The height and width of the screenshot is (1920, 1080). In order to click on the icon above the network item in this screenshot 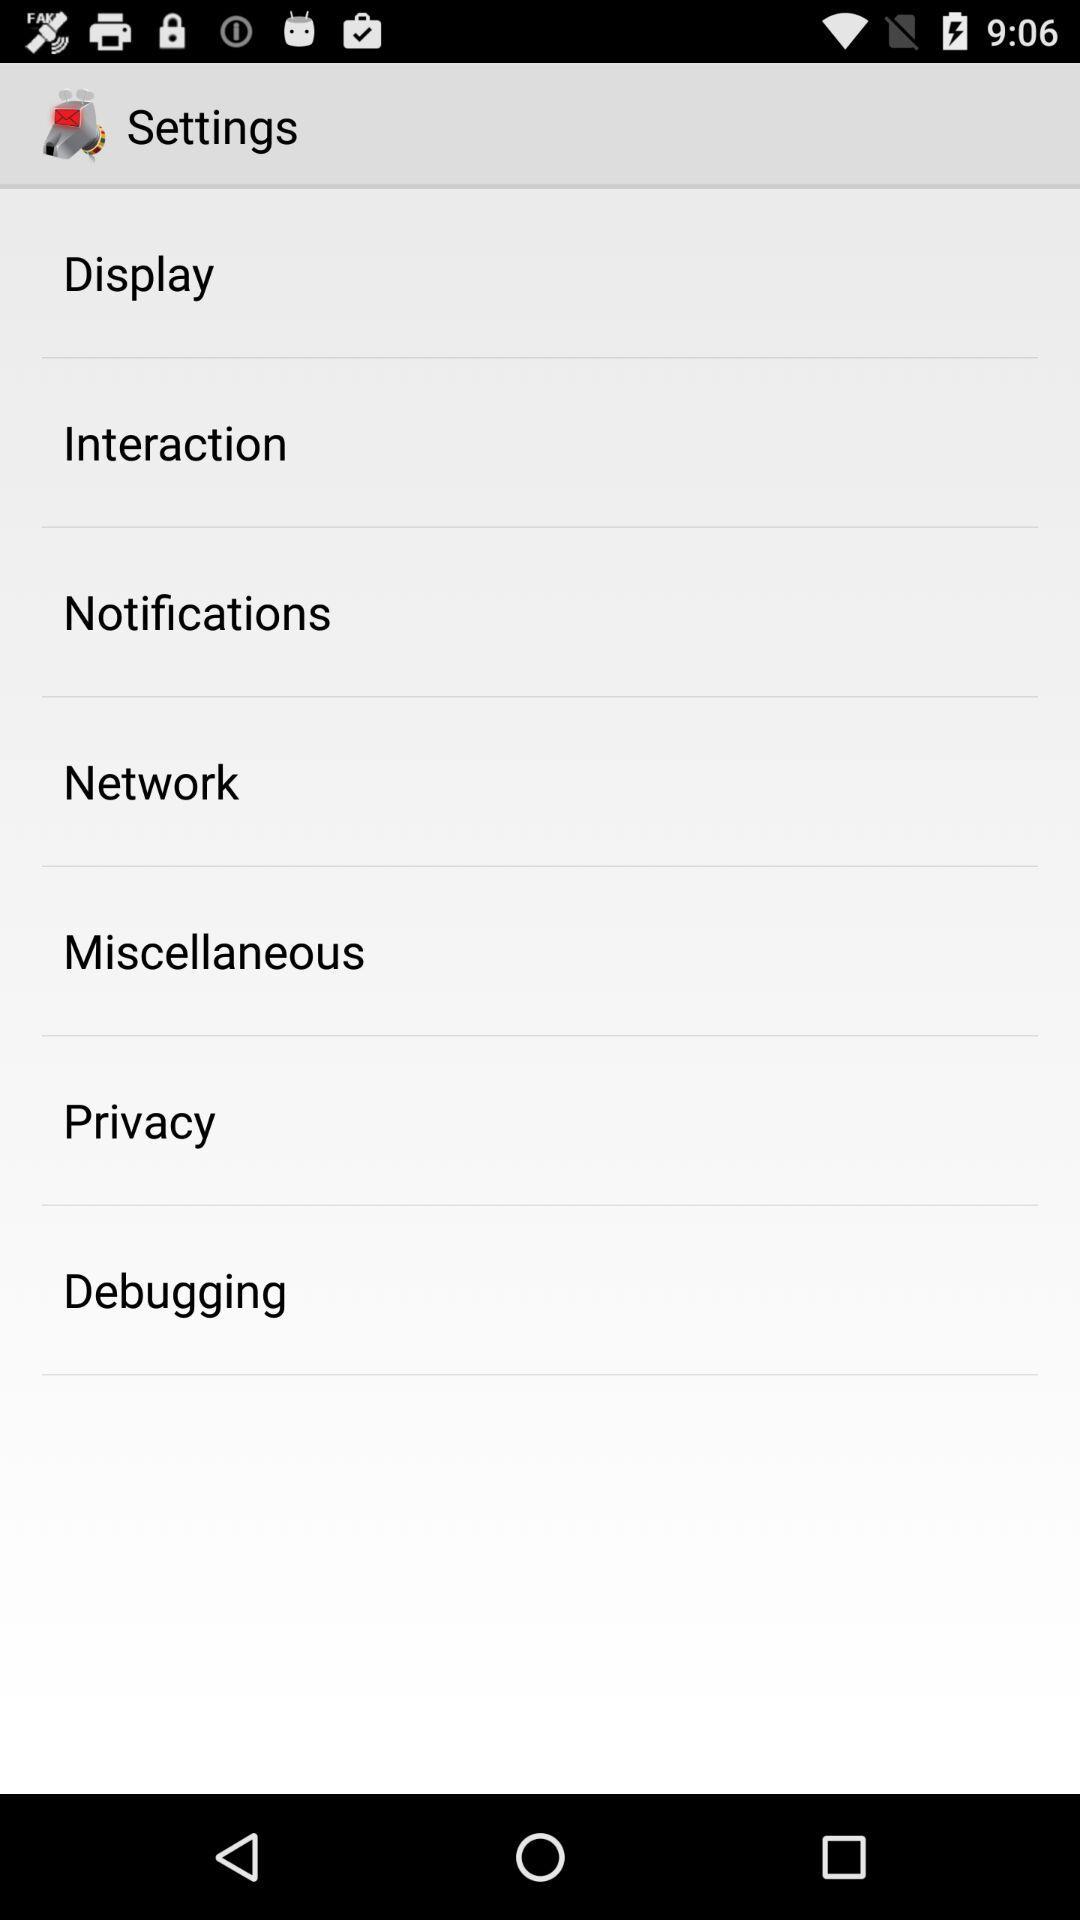, I will do `click(197, 610)`.